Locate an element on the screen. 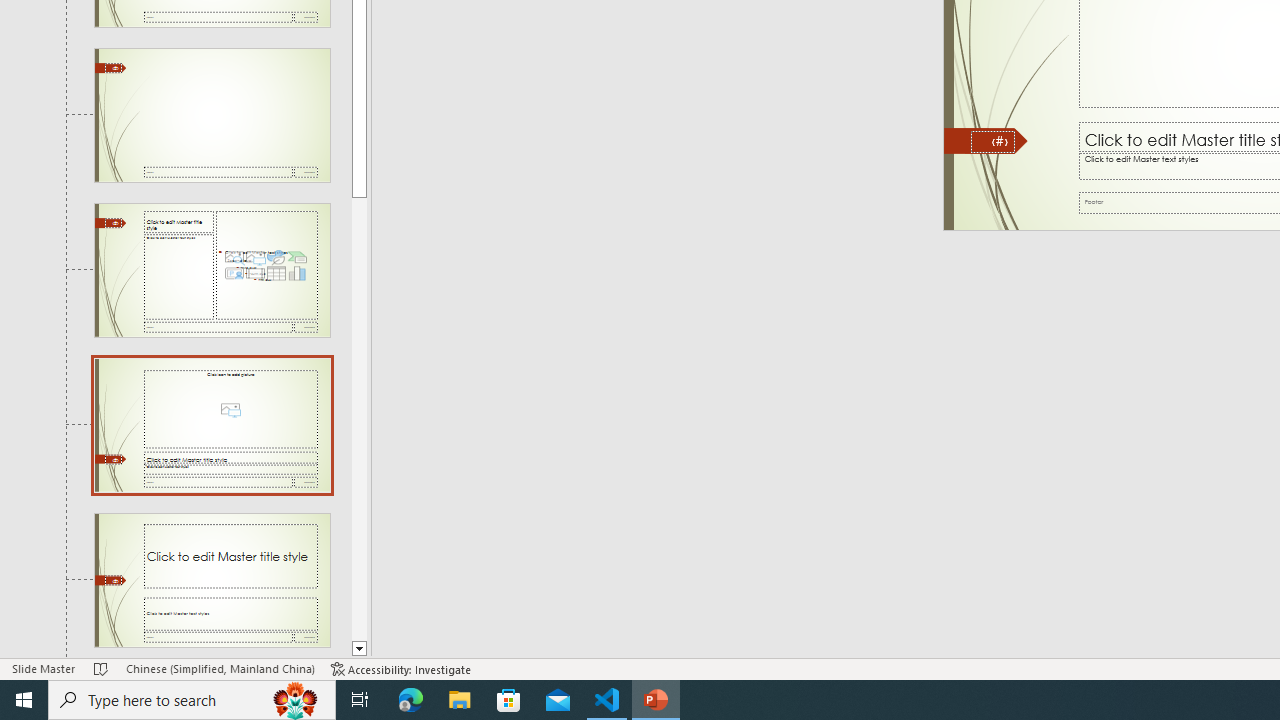  'Slide Content with Caption Layout: used by no slides' is located at coordinates (212, 270).